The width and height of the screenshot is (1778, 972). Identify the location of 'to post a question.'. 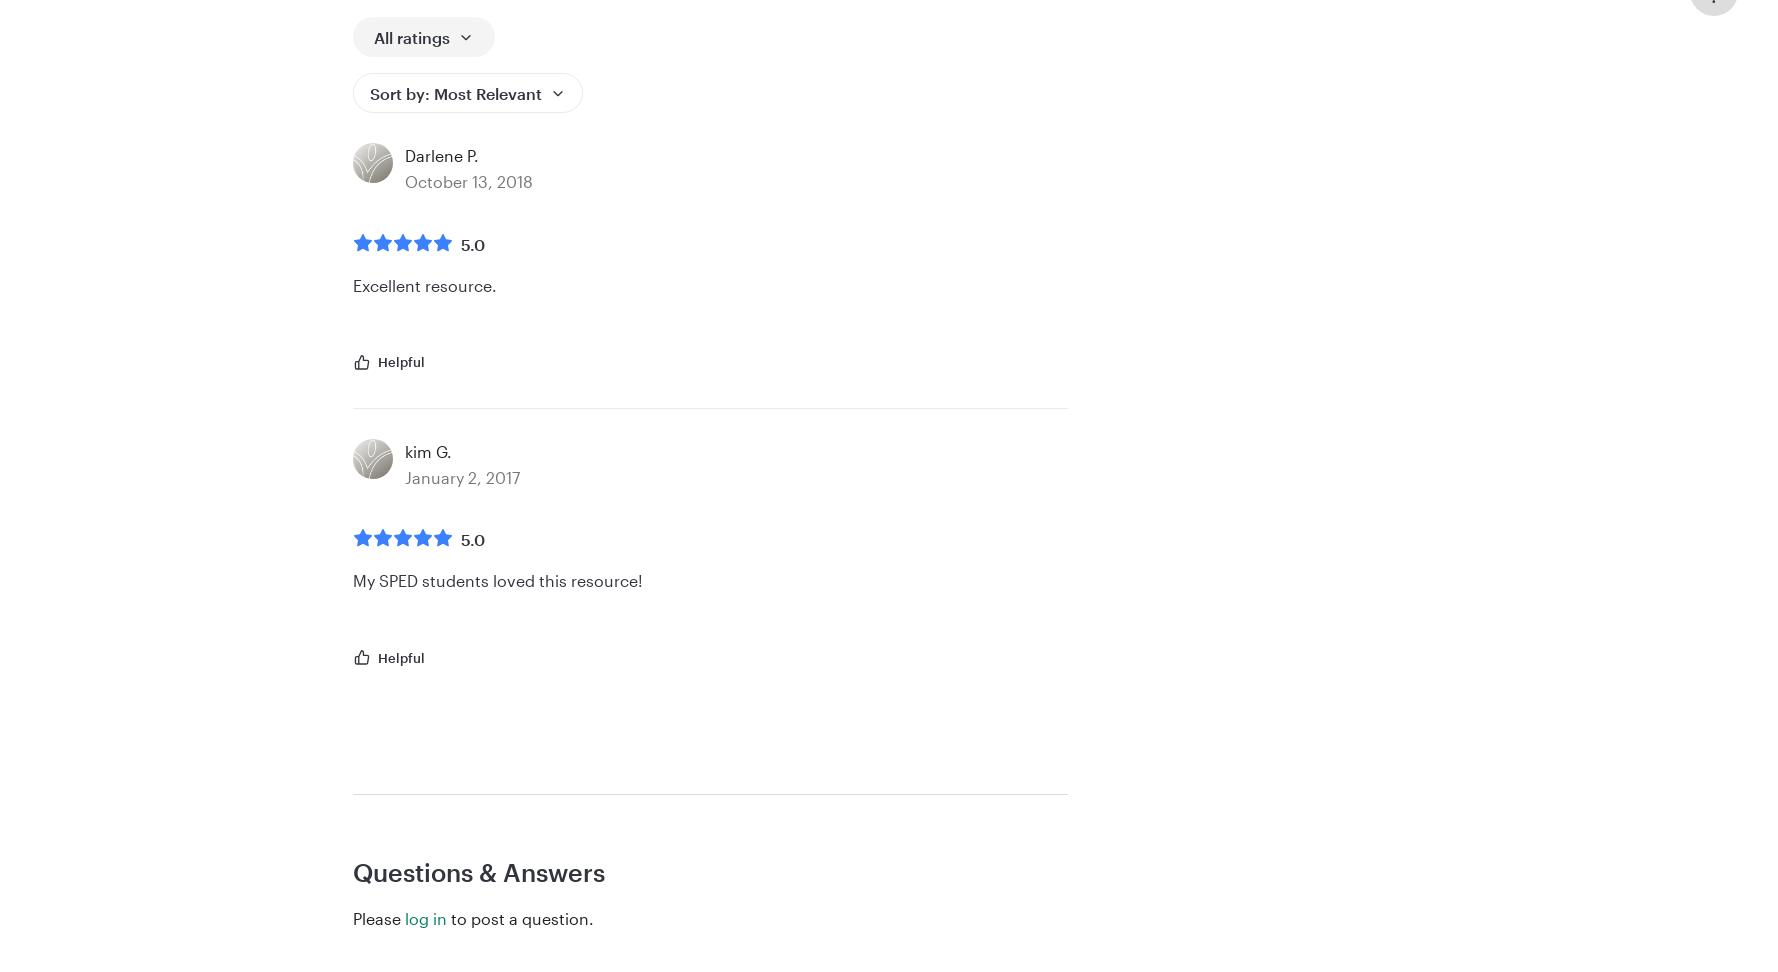
(520, 916).